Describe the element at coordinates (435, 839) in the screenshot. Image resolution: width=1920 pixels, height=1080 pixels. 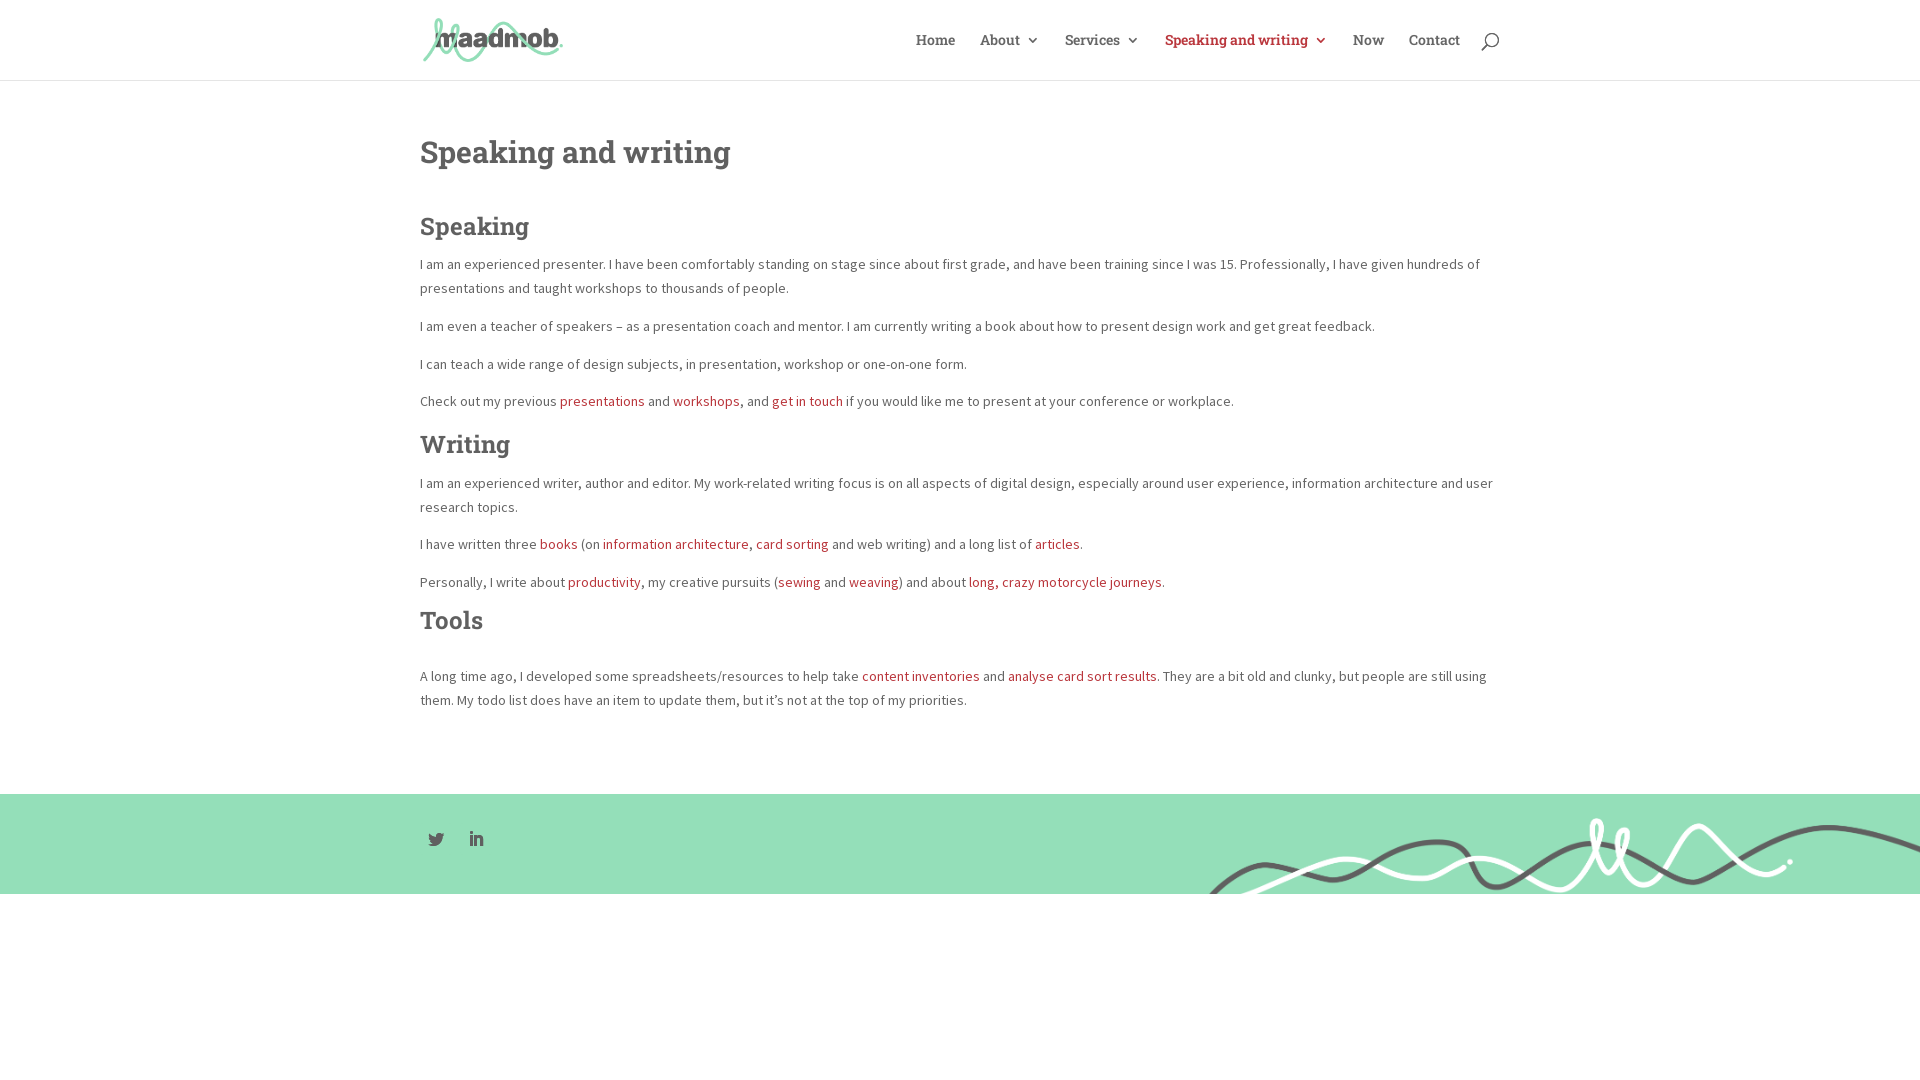
I see `'Follow on Twitter'` at that location.